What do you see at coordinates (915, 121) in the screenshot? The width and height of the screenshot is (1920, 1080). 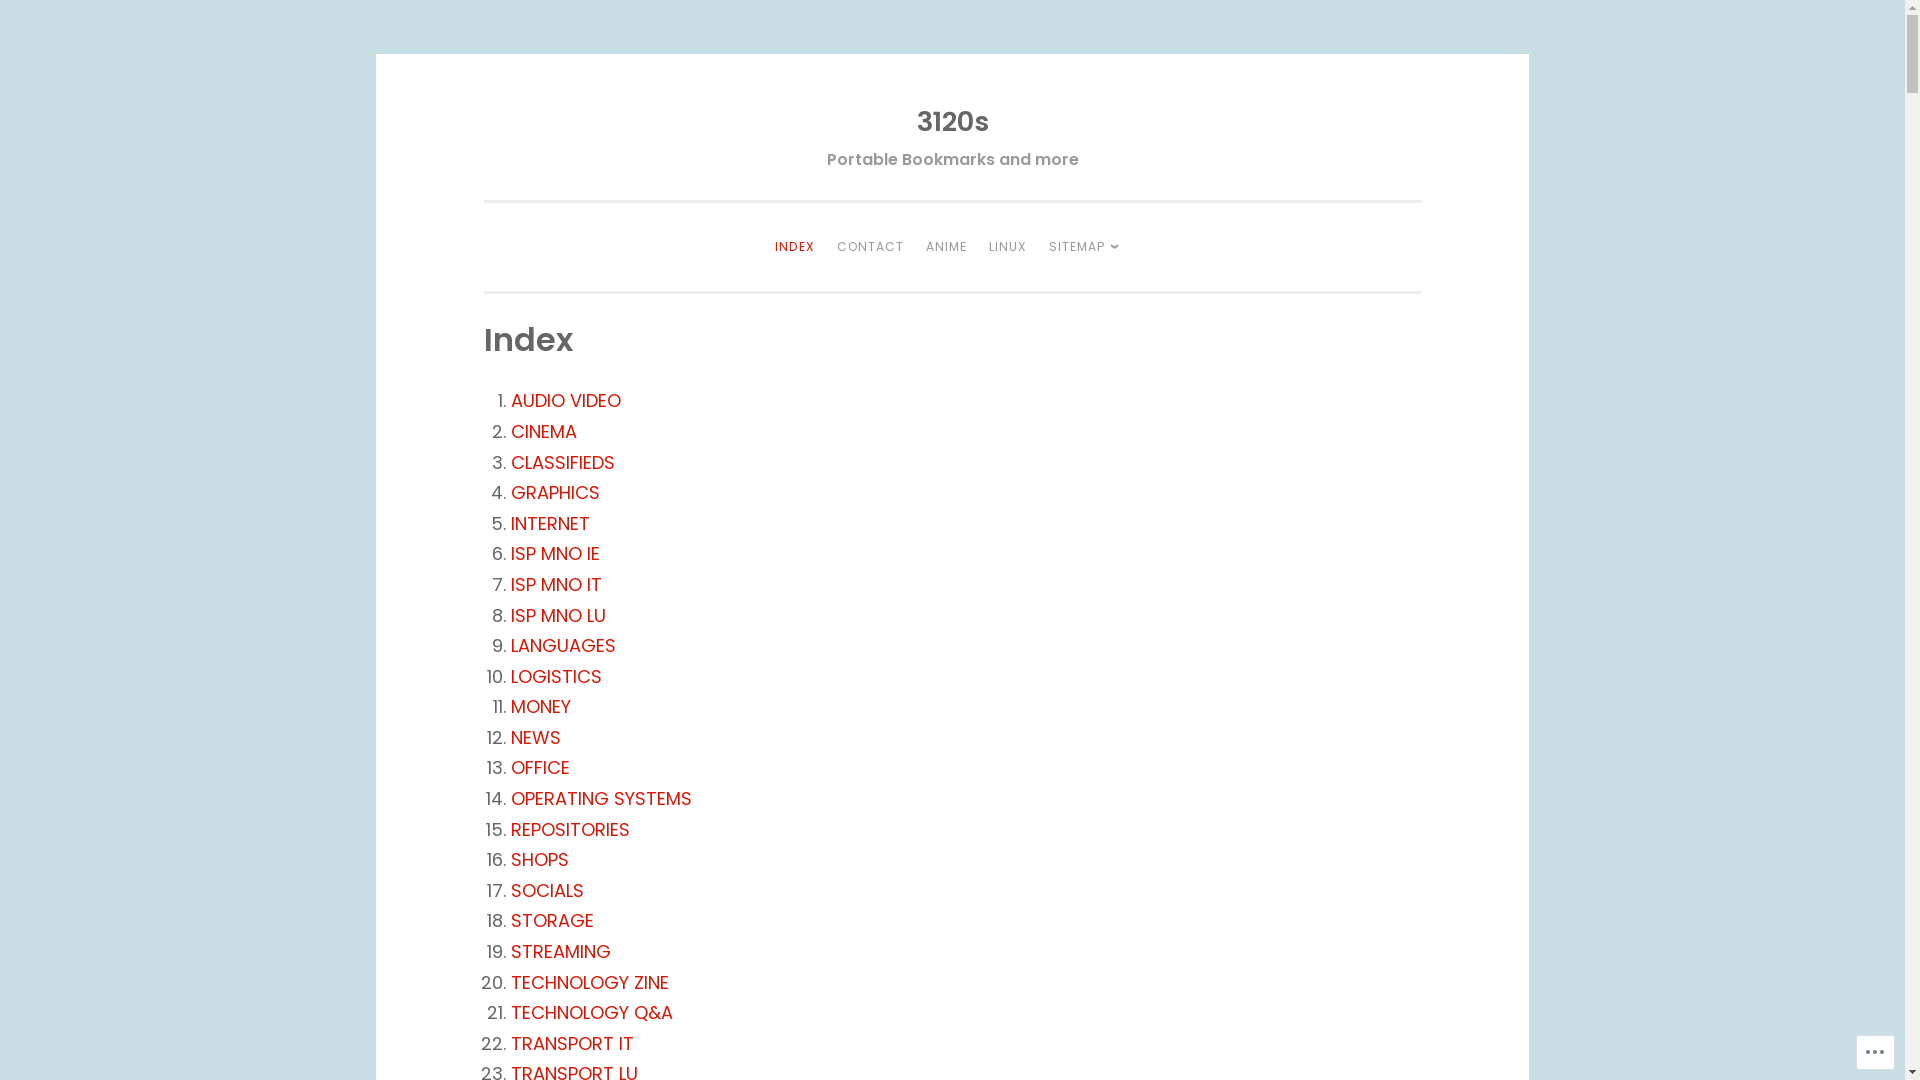 I see `'3120s'` at bounding box center [915, 121].